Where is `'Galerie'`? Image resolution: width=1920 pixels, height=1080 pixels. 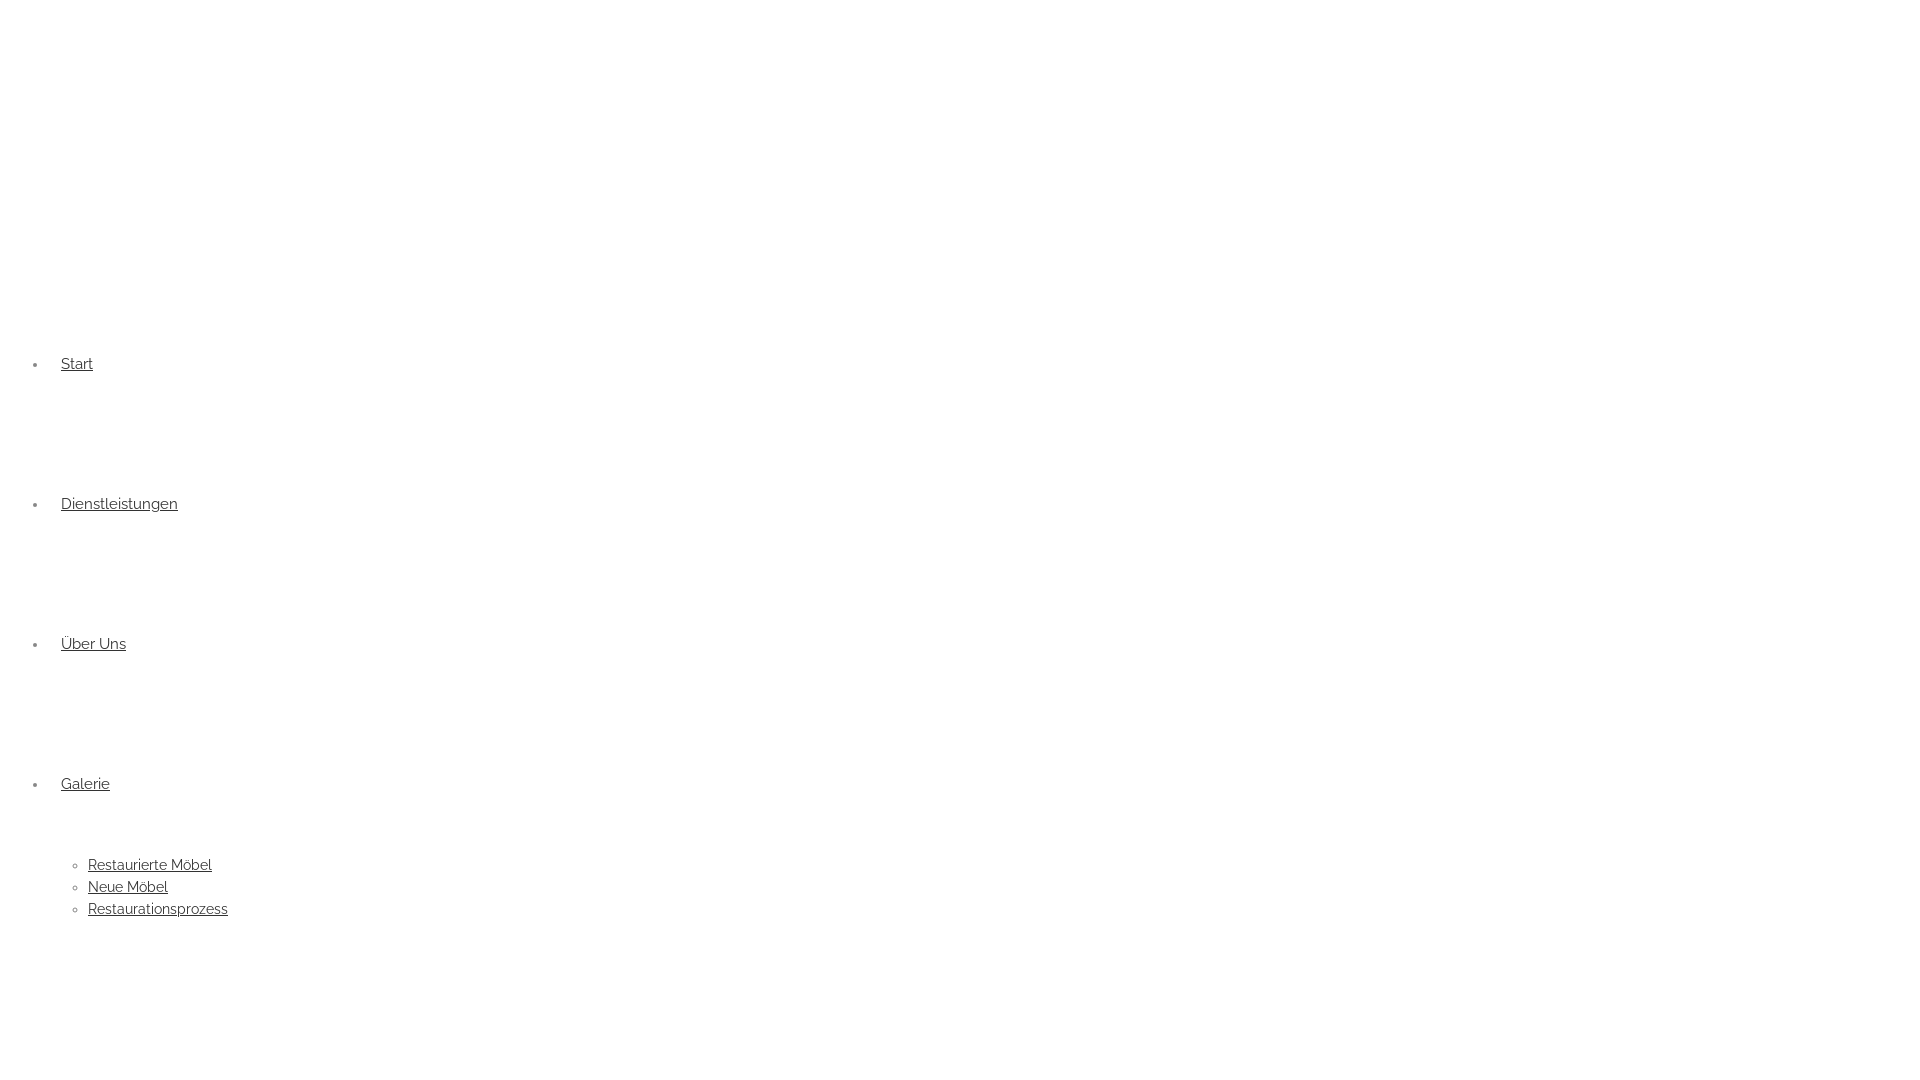 'Galerie' is located at coordinates (84, 782).